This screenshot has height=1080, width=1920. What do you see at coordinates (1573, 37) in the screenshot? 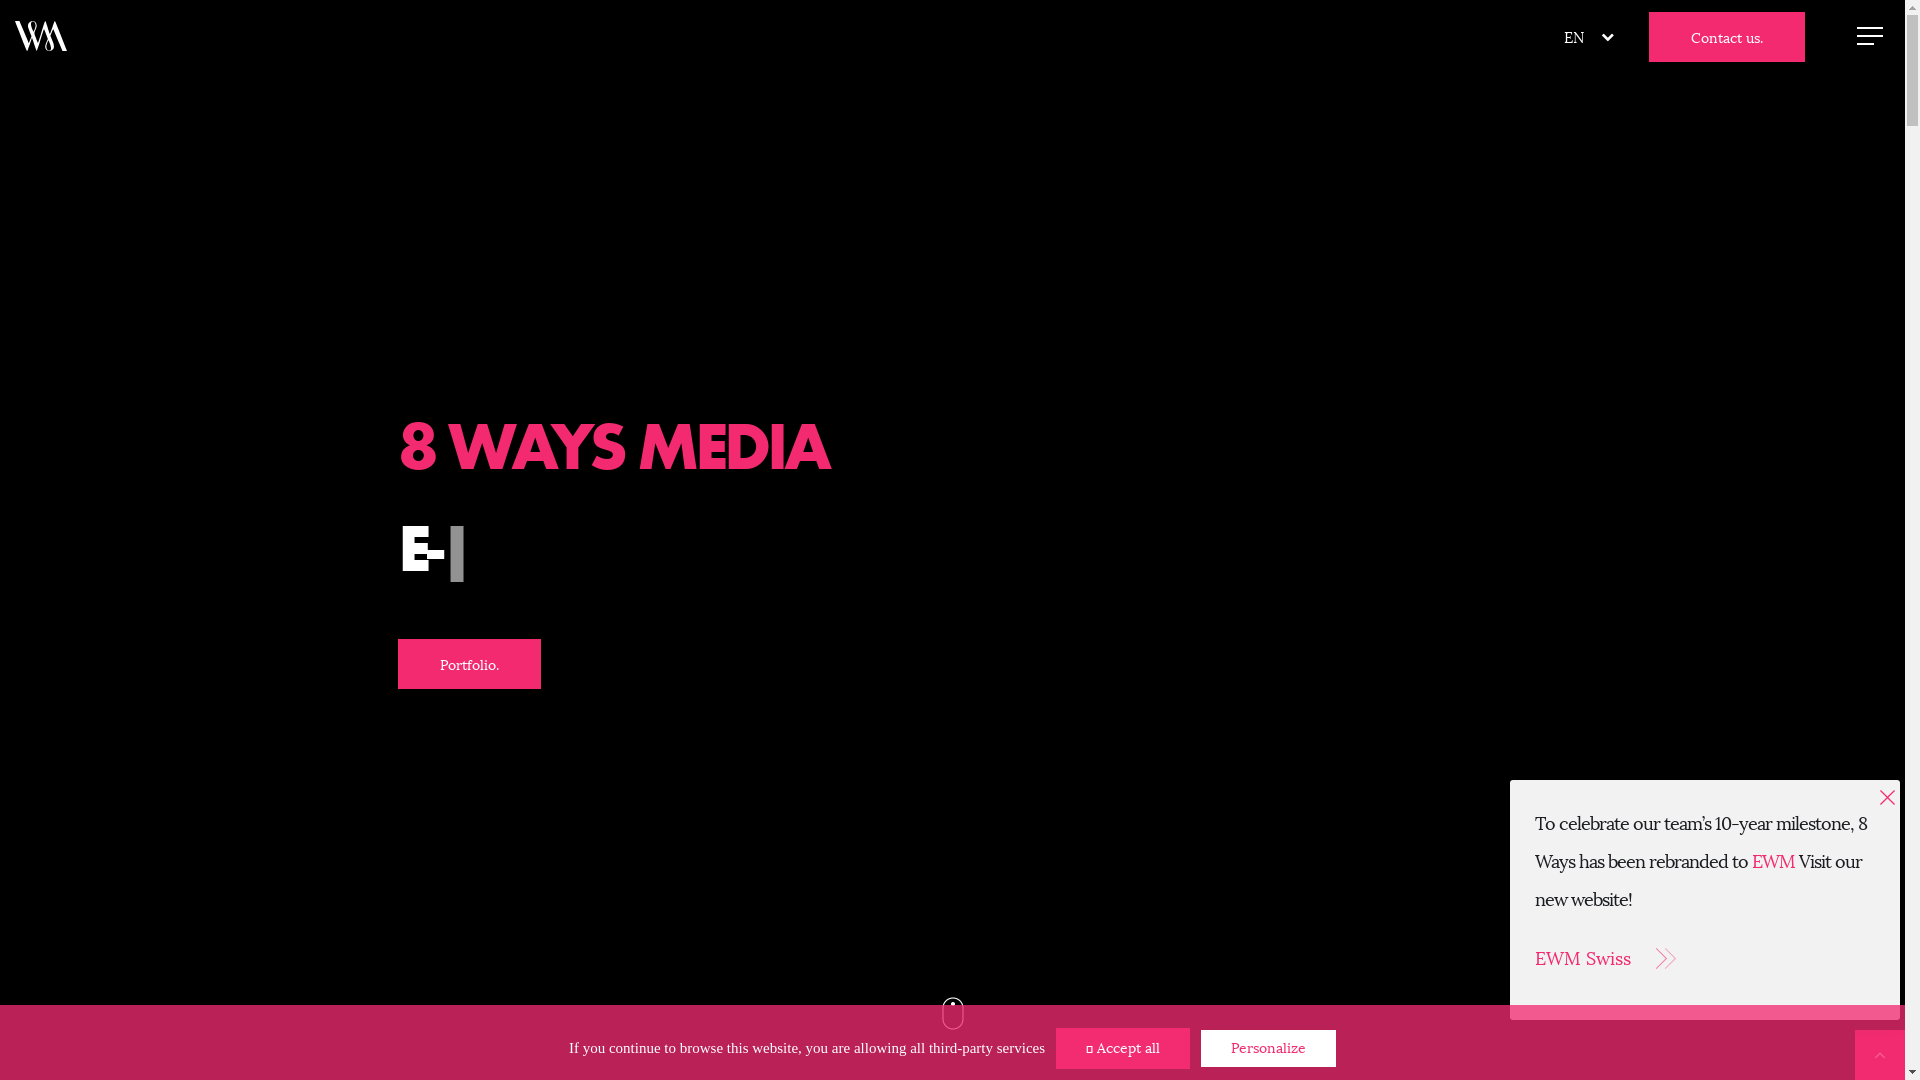
I see `'EN'` at bounding box center [1573, 37].